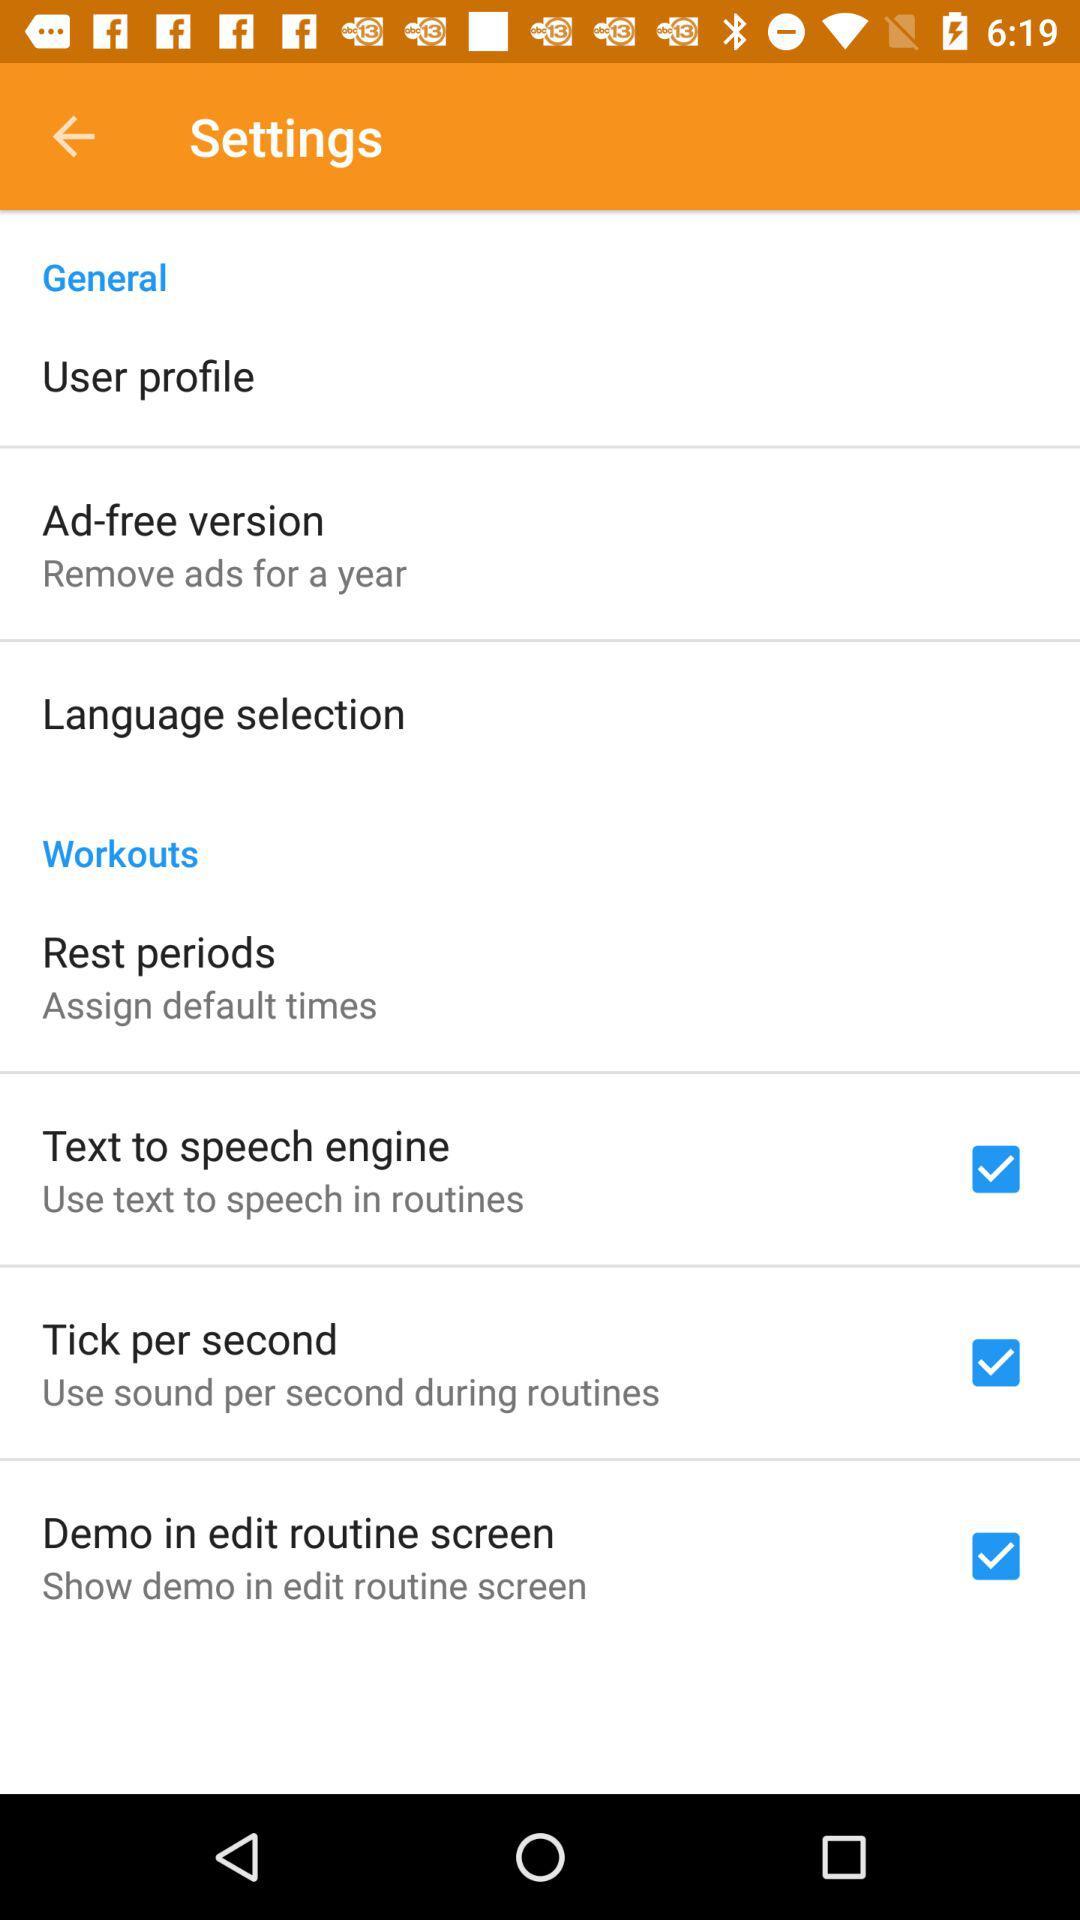  What do you see at coordinates (72, 135) in the screenshot?
I see `the item next to settings icon` at bounding box center [72, 135].